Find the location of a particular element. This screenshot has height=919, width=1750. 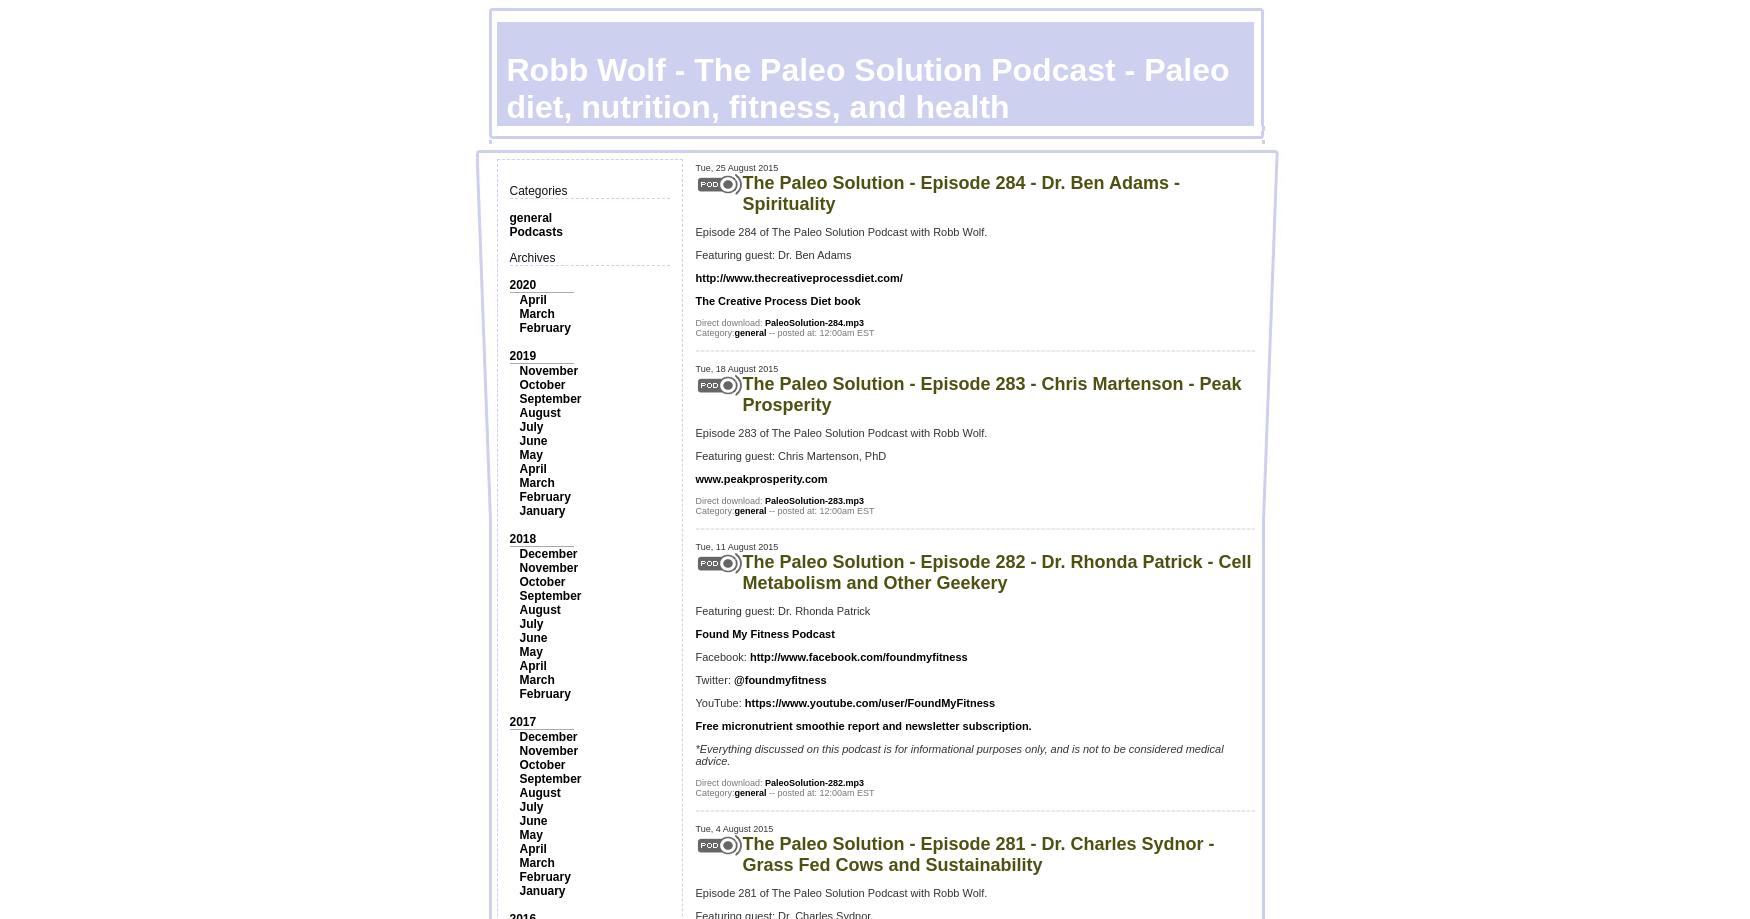

'2018' is located at coordinates (508, 537).